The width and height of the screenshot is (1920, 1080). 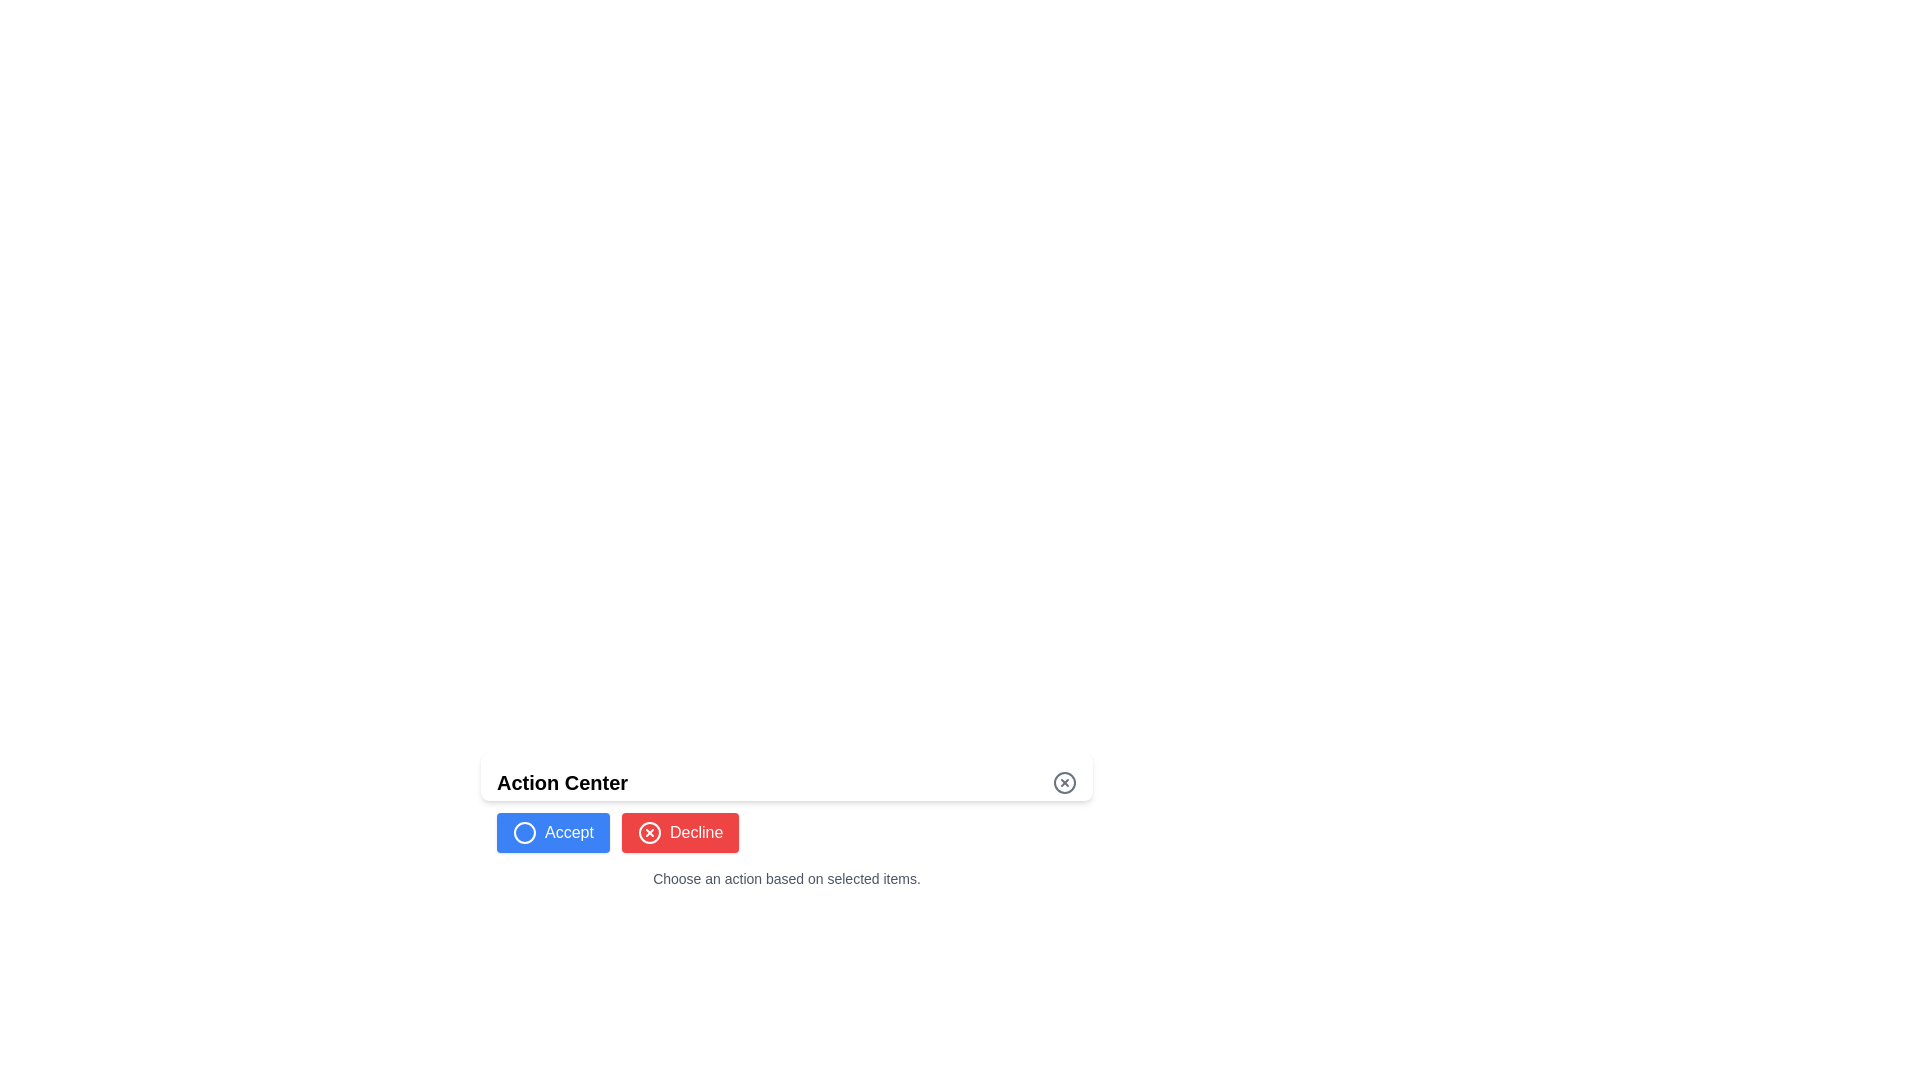 I want to click on the 'X' icon on the 'Decline' button to indicate decline, so click(x=649, y=833).